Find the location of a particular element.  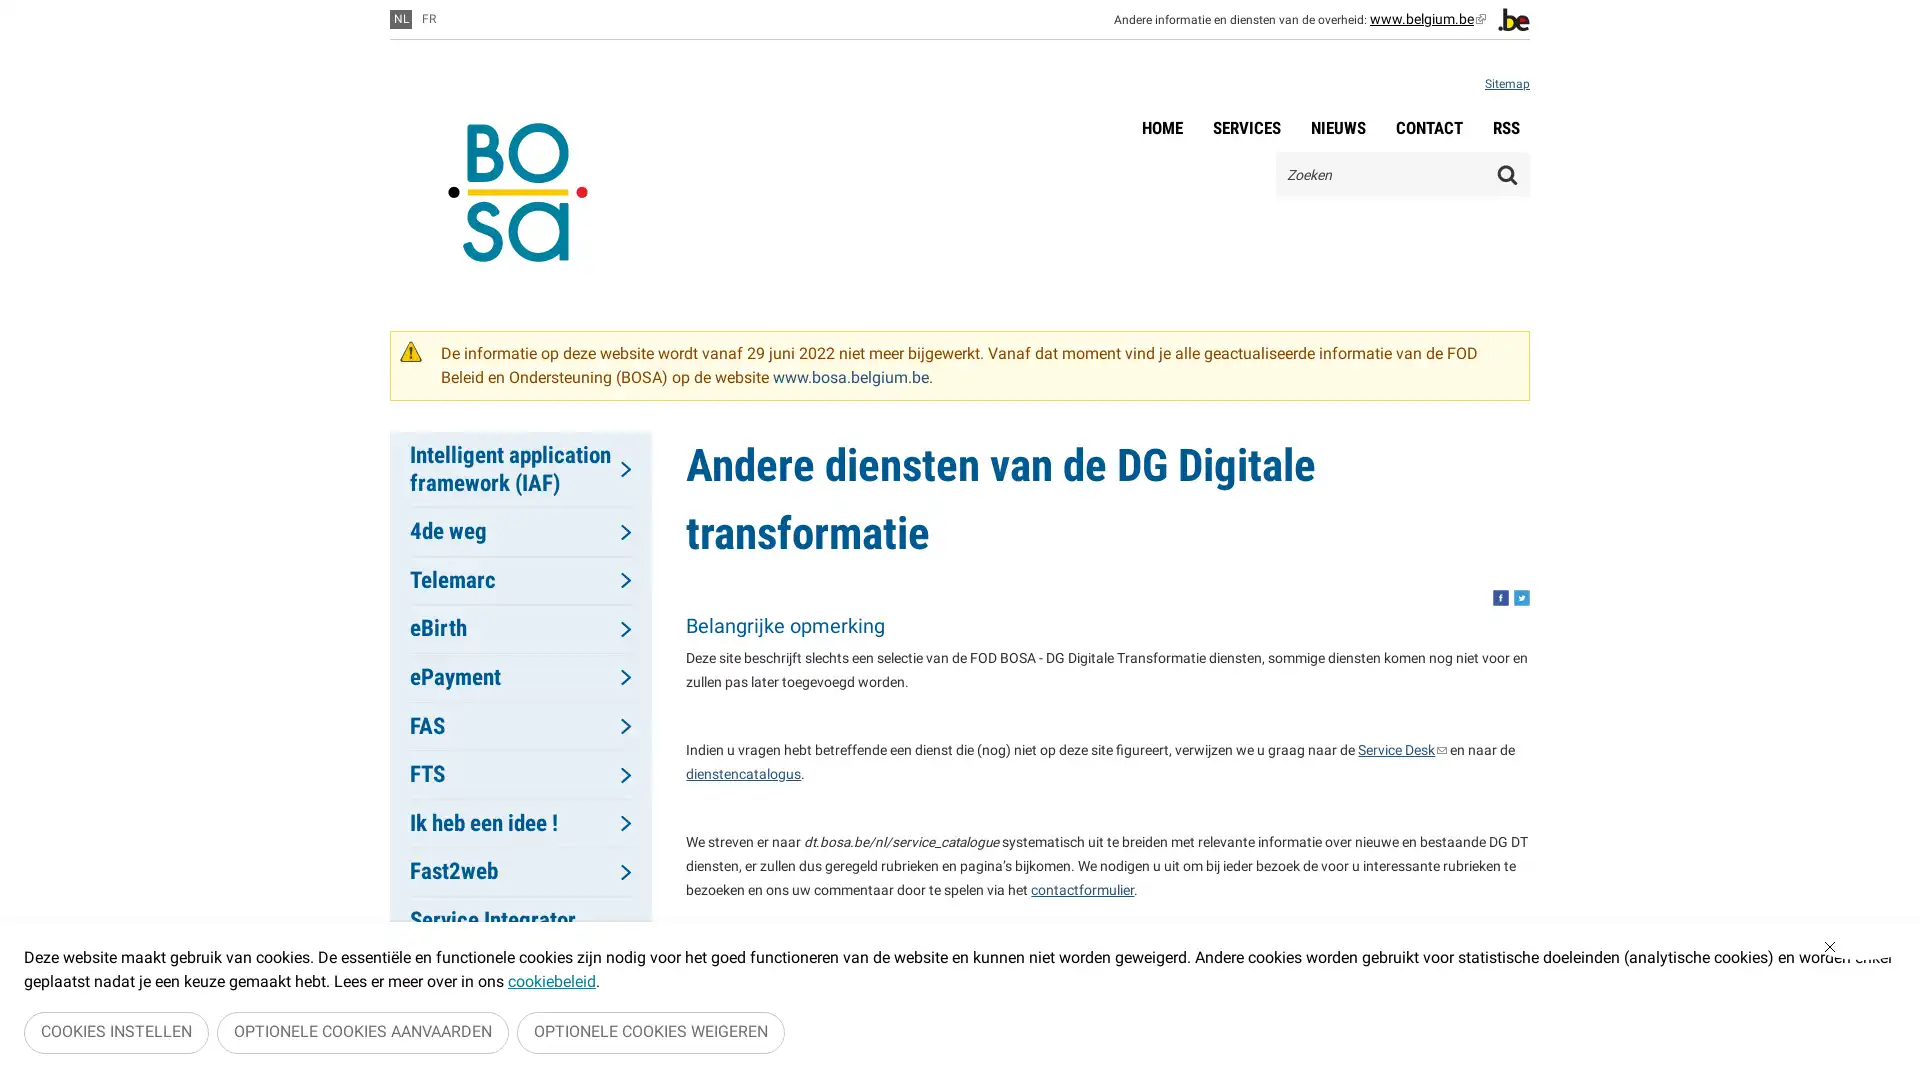

Zoeken is located at coordinates (1507, 173).